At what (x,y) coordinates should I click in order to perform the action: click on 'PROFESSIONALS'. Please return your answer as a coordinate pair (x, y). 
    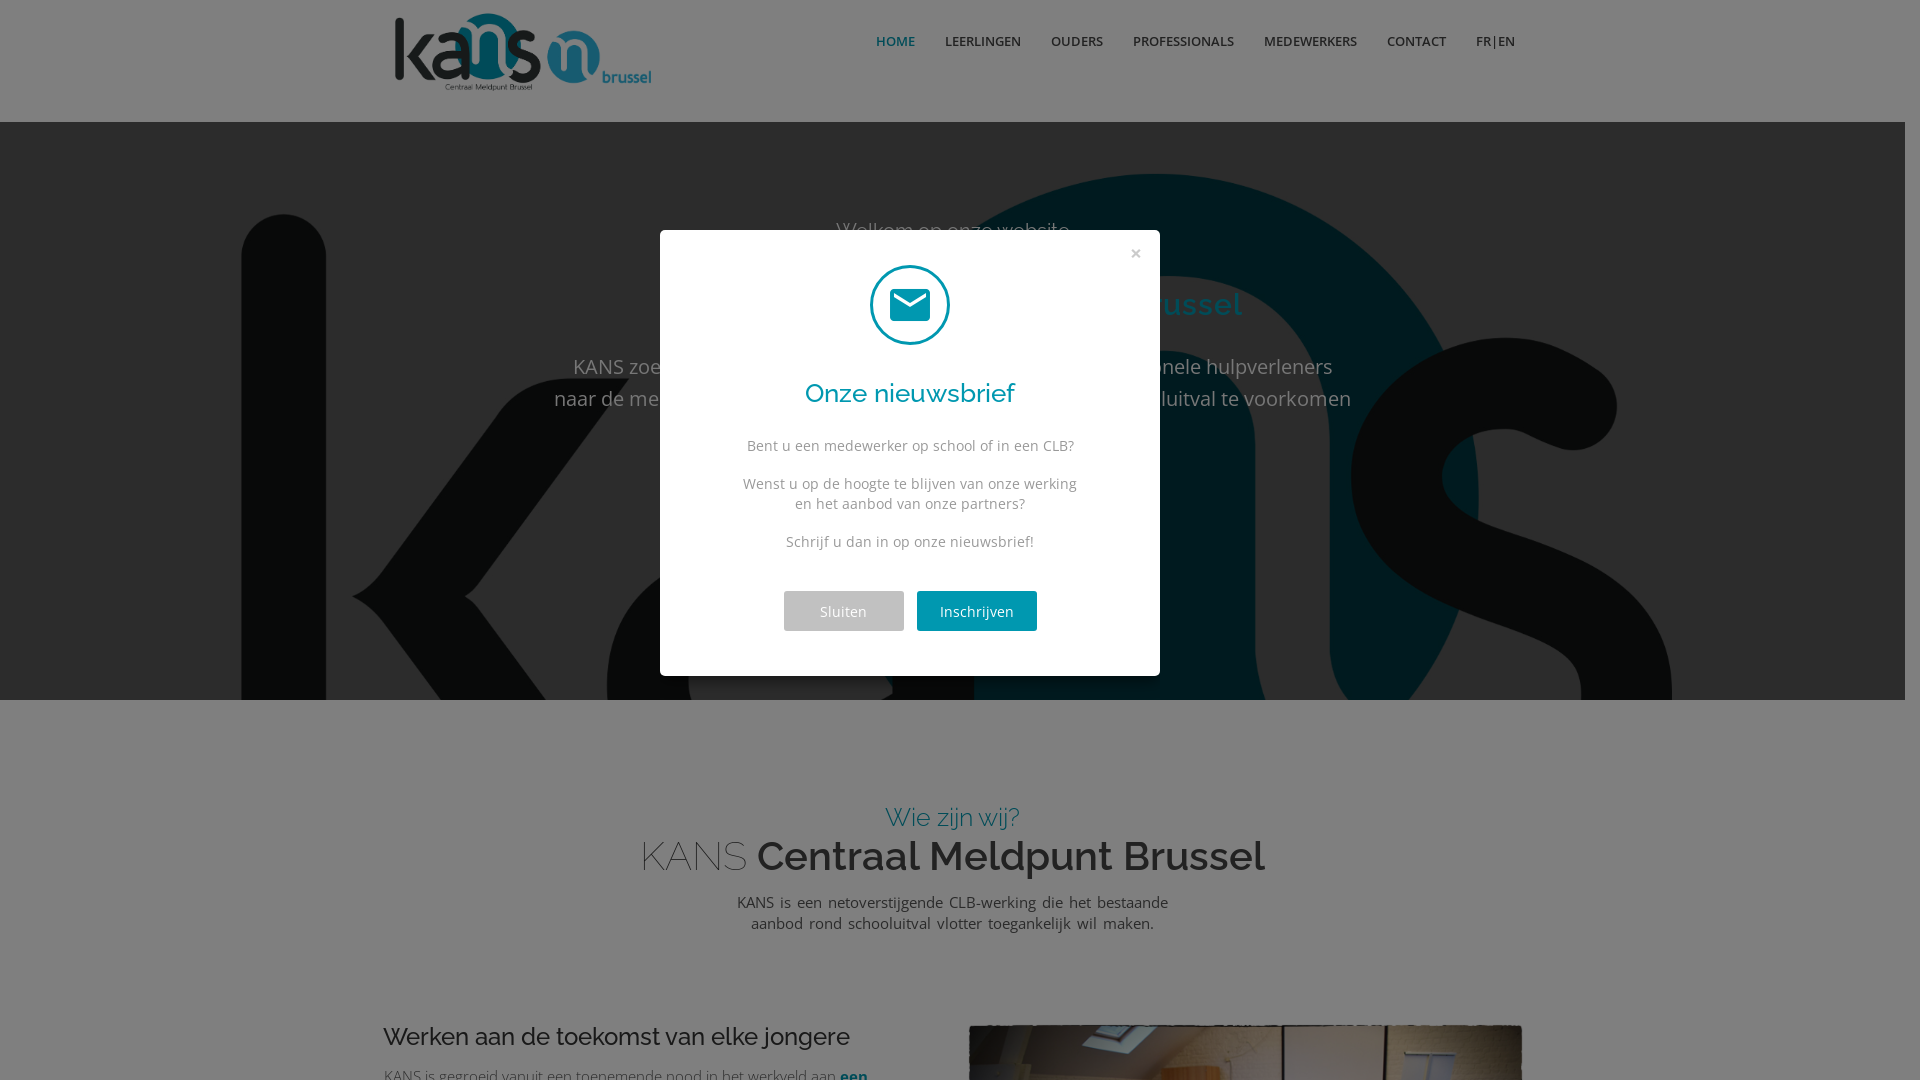
    Looking at the image, I should click on (1183, 41).